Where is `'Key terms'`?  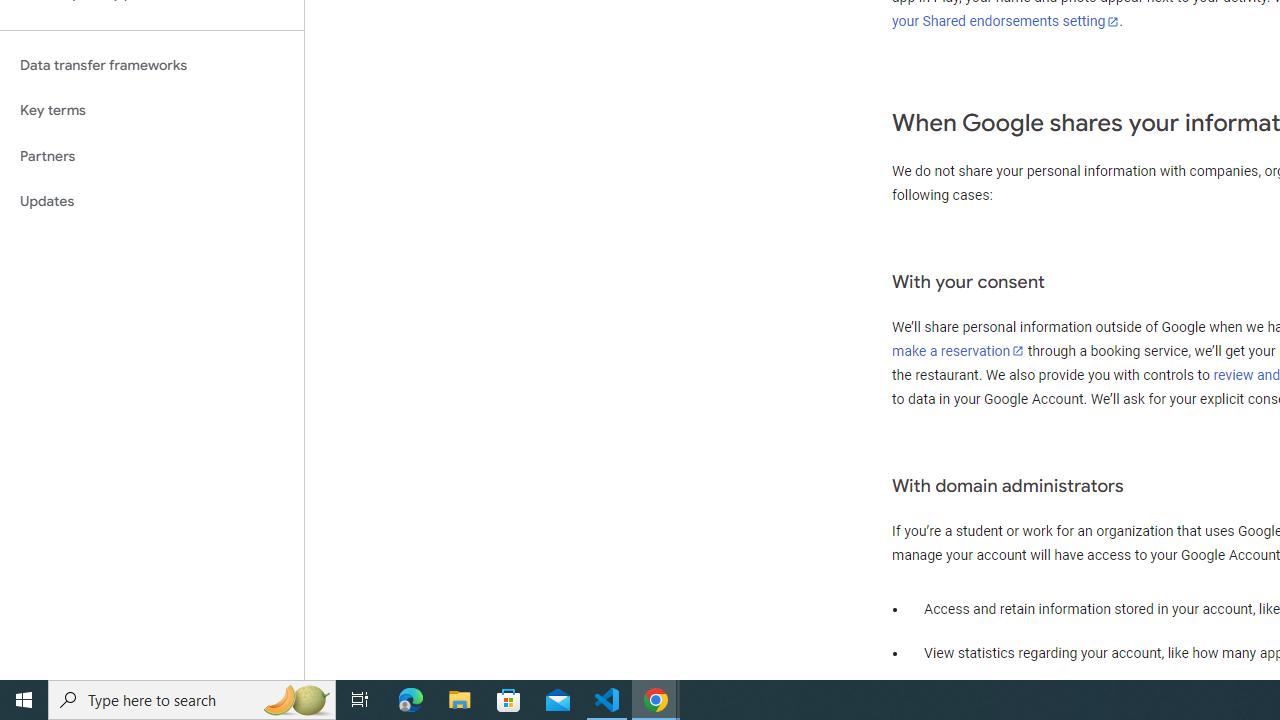
'Key terms' is located at coordinates (151, 110).